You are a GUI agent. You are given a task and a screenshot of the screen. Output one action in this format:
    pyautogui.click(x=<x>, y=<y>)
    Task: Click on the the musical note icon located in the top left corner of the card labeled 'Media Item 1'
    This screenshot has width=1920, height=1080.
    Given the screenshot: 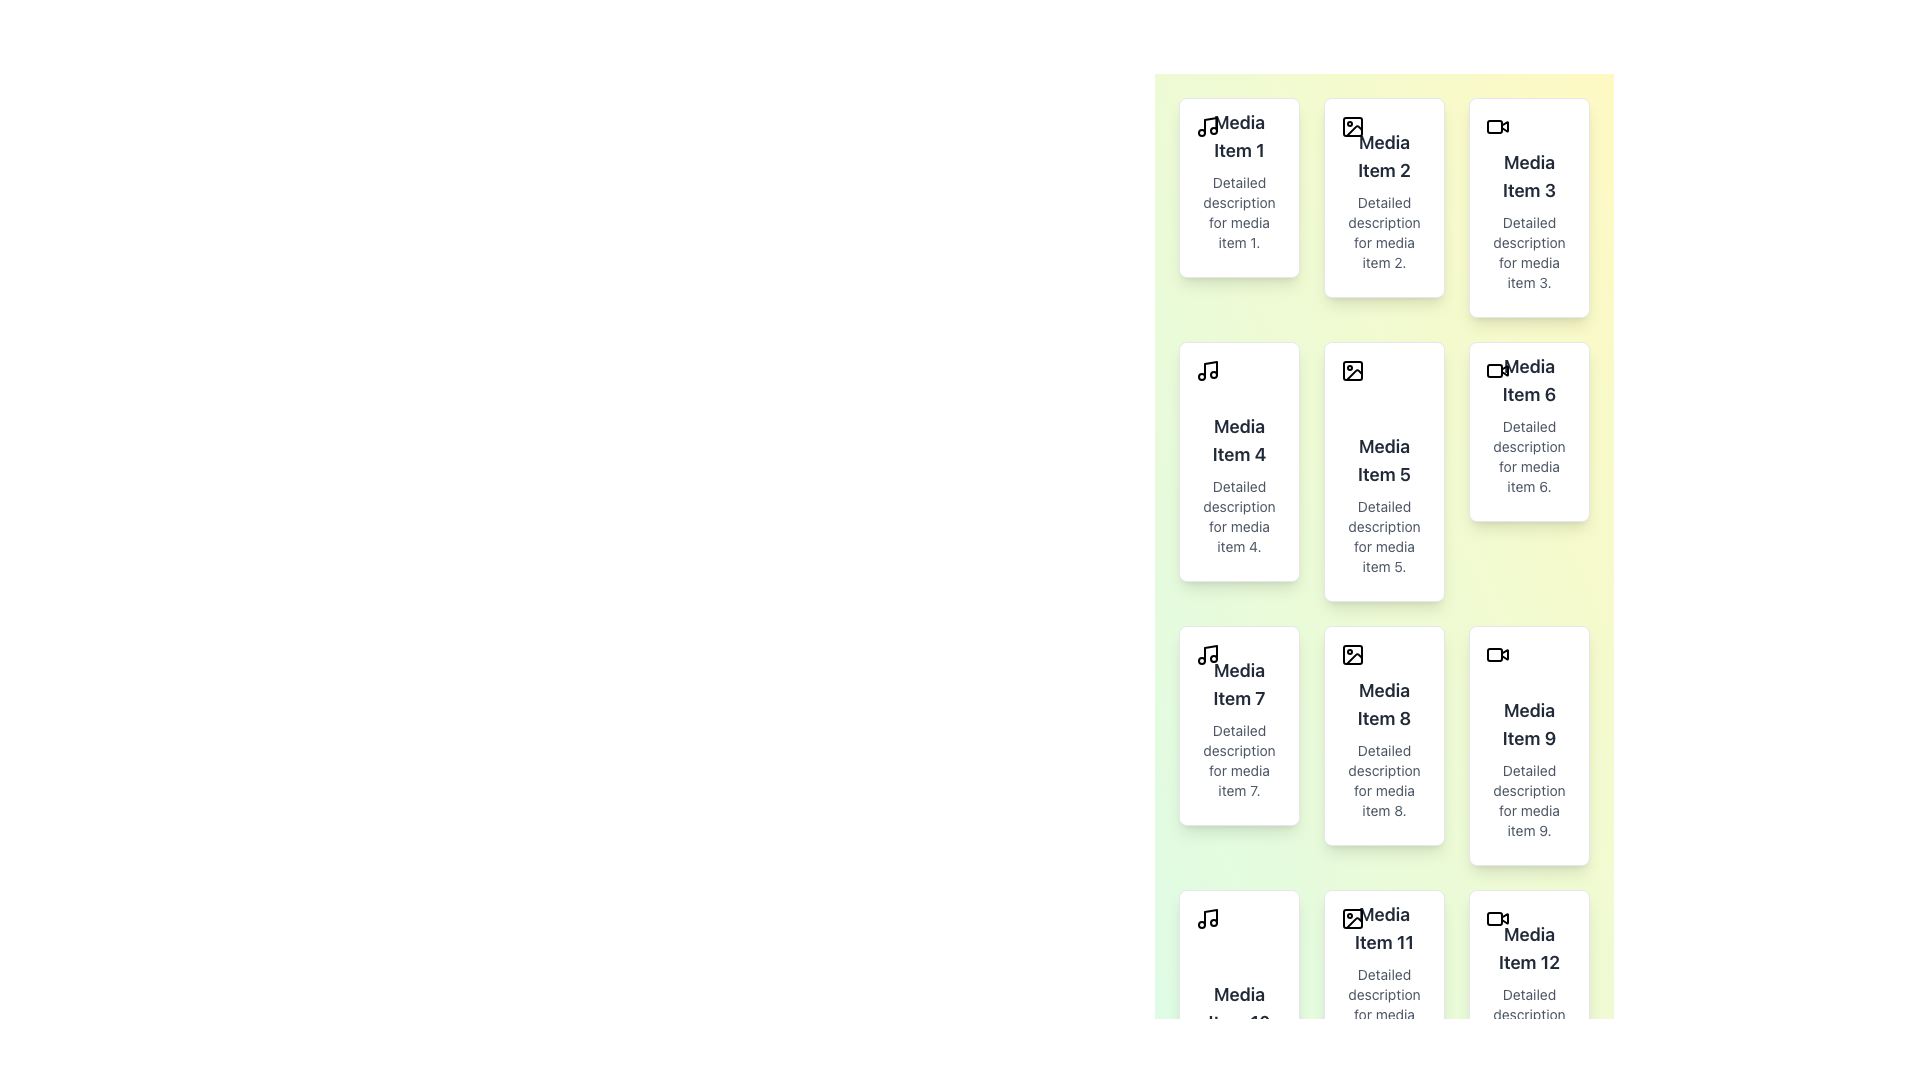 What is the action you would take?
    pyautogui.click(x=1207, y=127)
    